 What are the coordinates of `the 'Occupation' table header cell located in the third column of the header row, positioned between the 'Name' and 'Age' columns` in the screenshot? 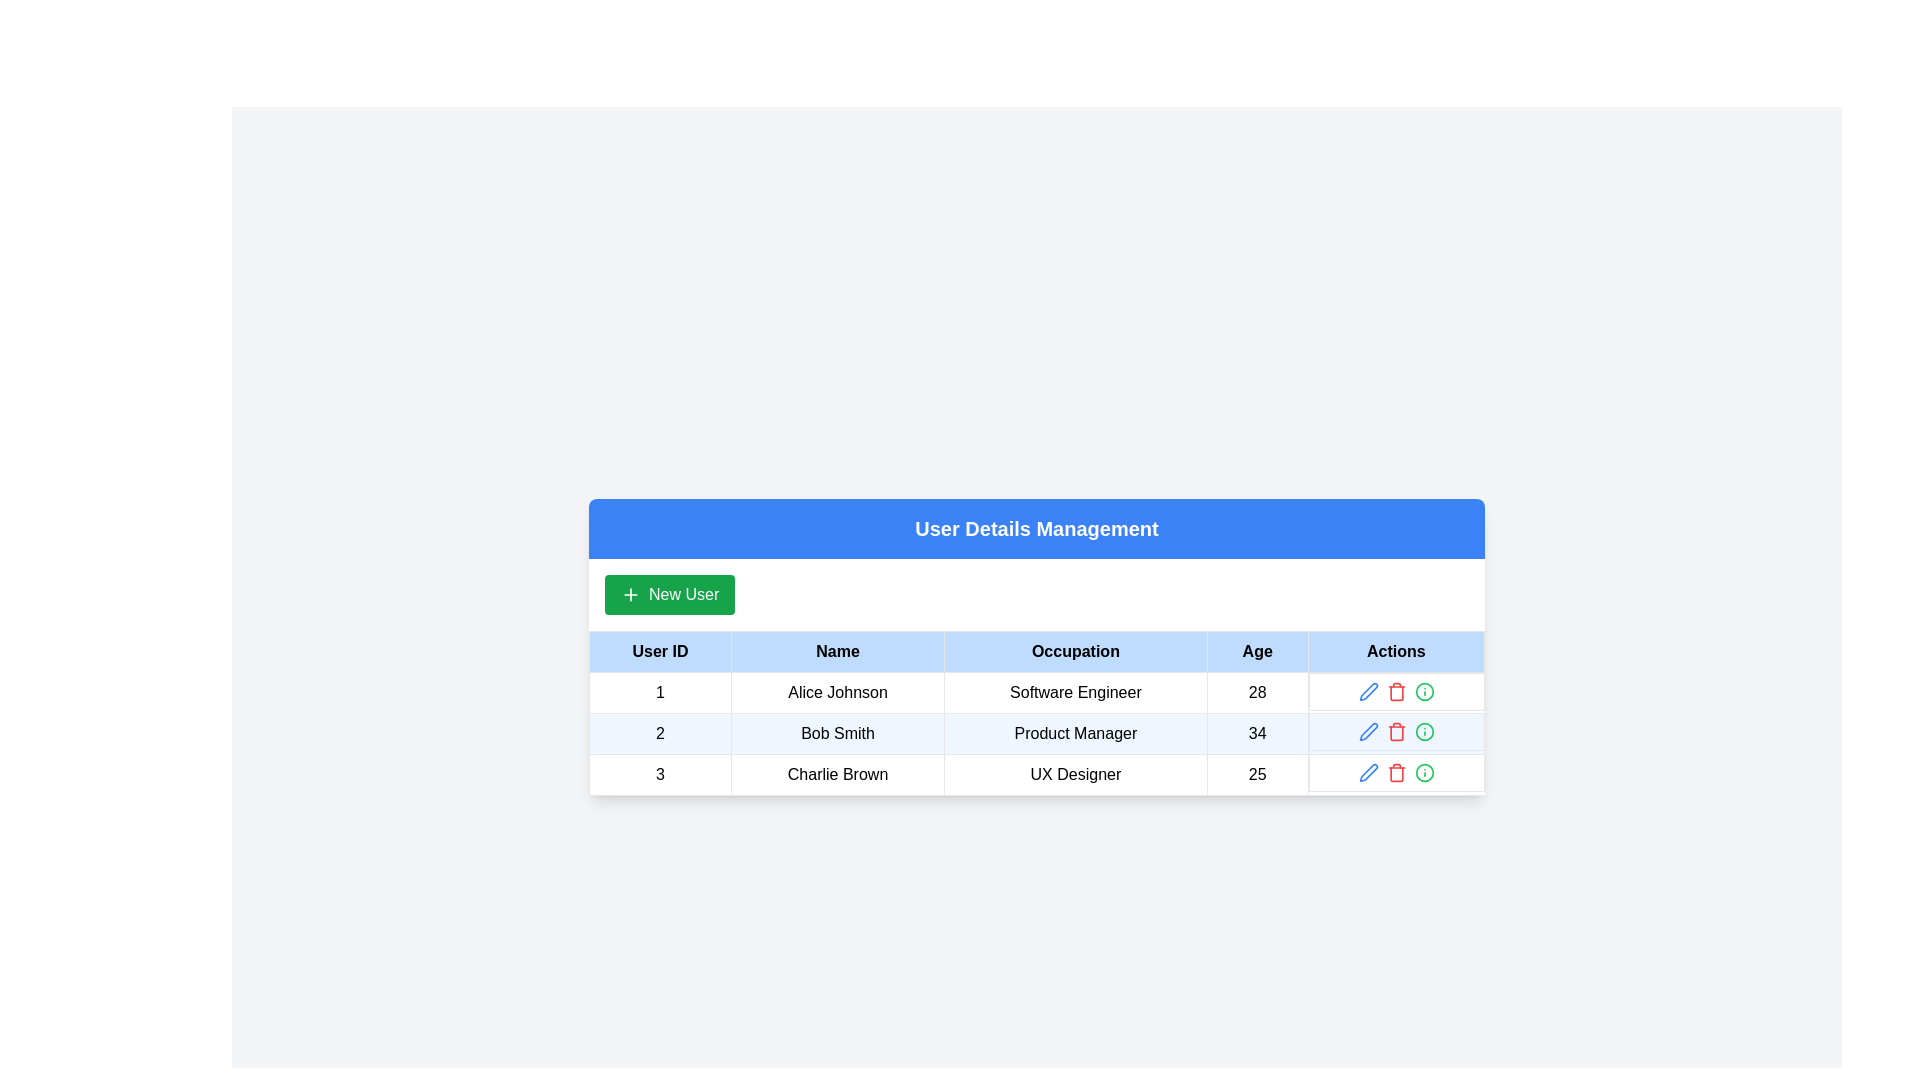 It's located at (1074, 651).